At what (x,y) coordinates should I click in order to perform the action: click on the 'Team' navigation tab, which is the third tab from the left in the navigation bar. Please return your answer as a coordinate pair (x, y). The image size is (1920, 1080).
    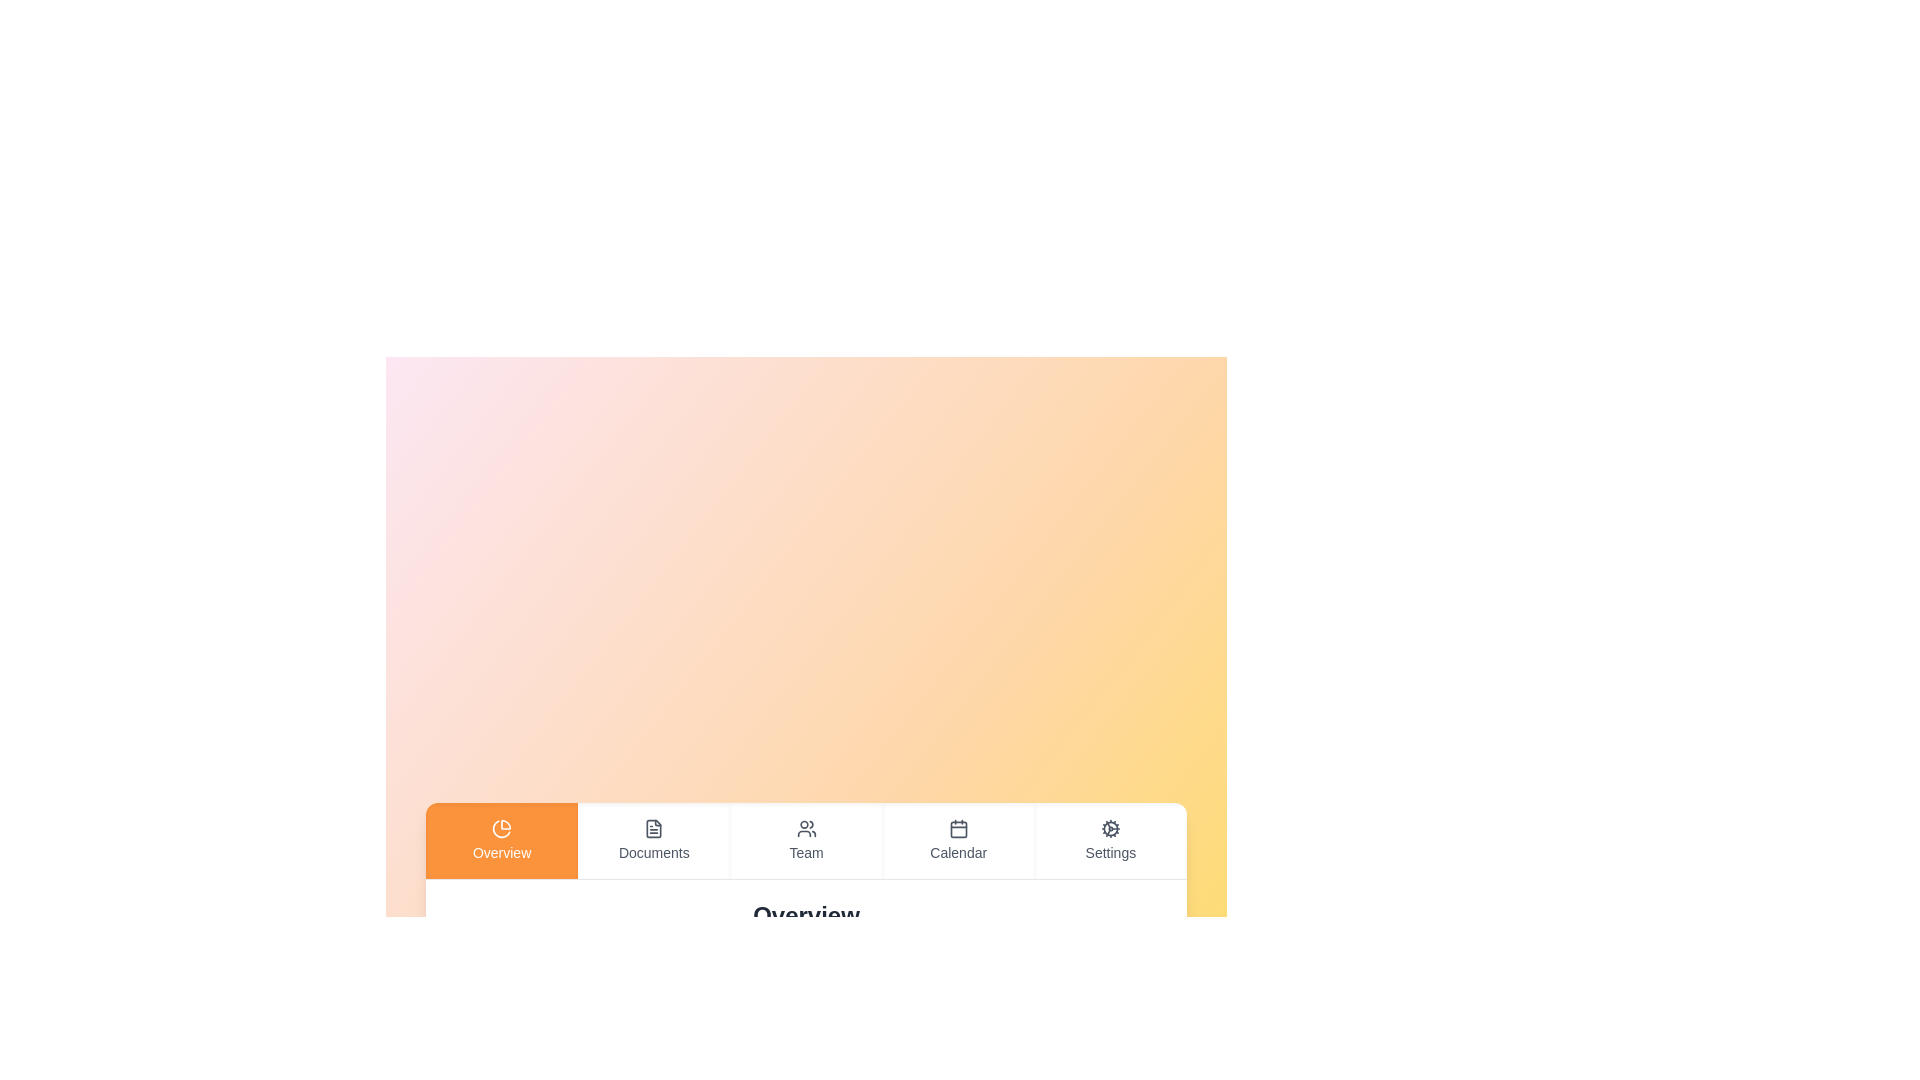
    Looking at the image, I should click on (806, 840).